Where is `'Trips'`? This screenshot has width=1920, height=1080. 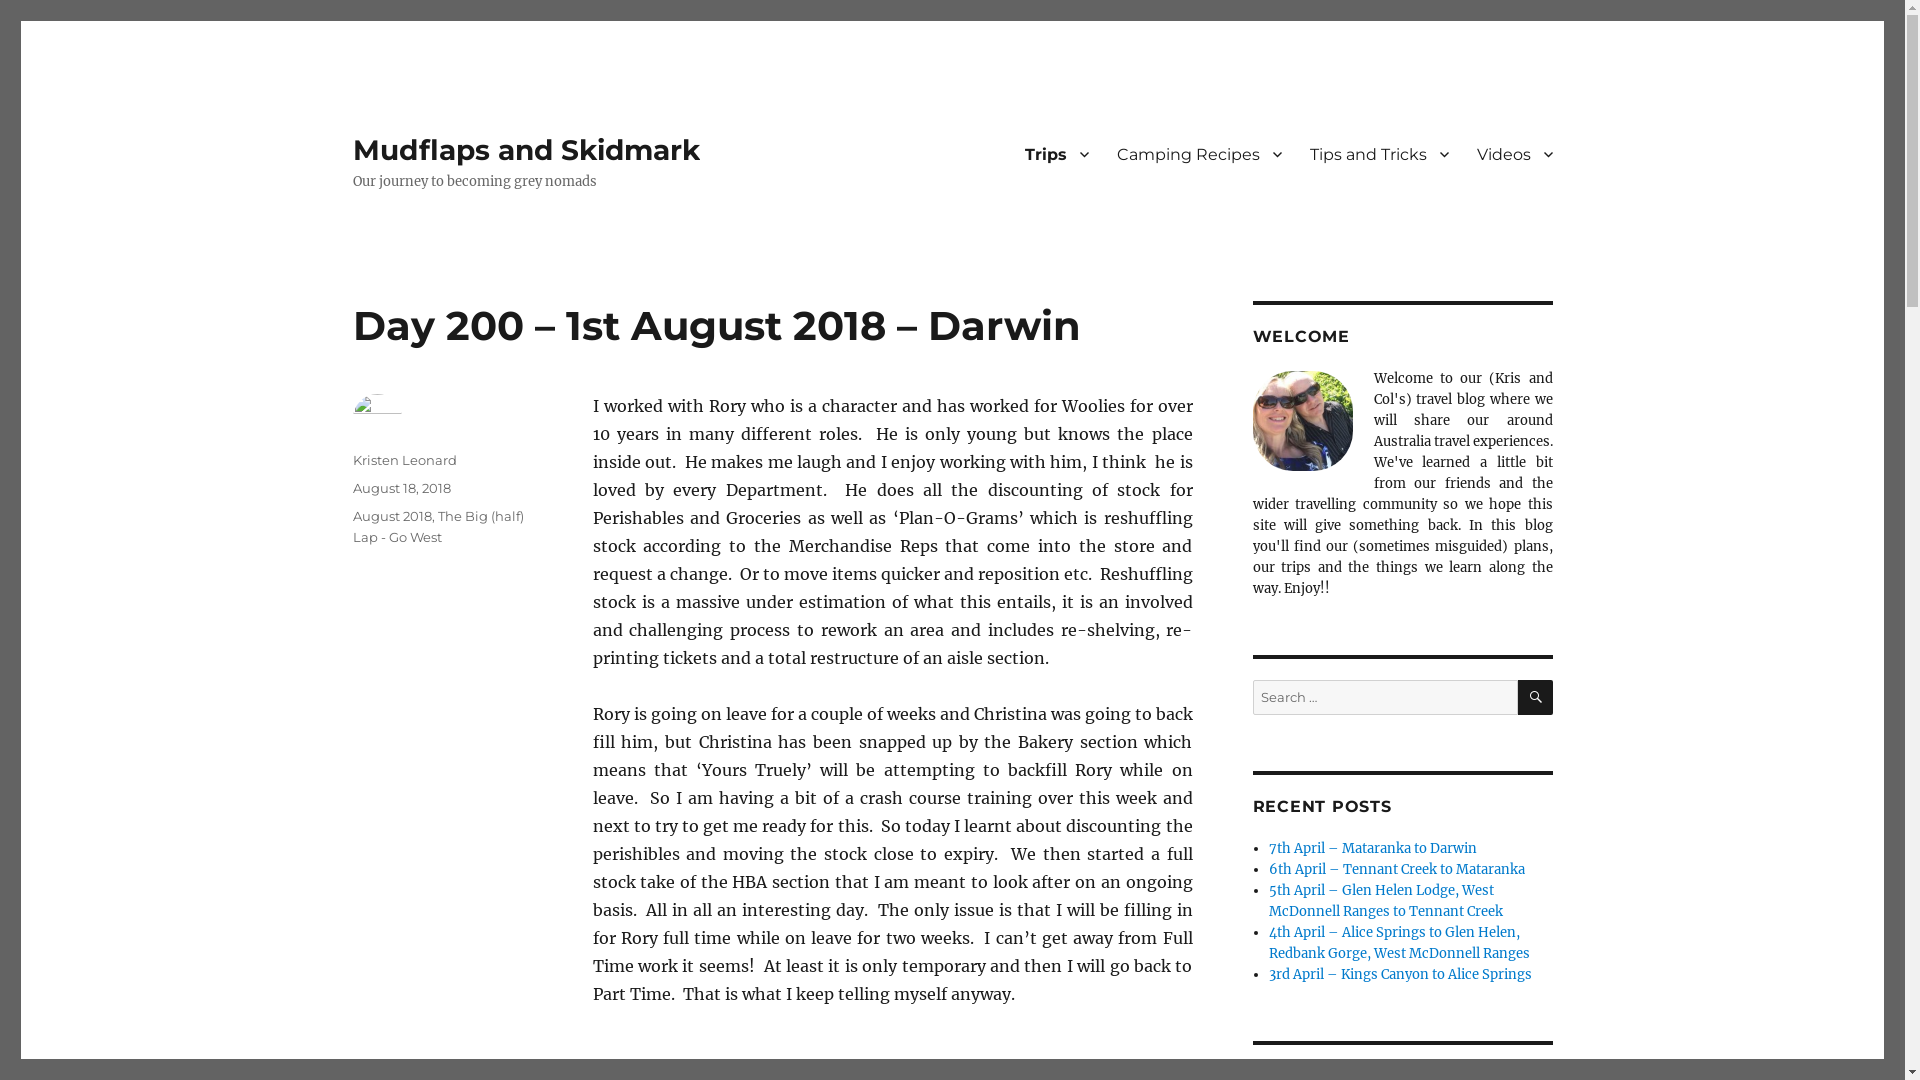
'Trips' is located at coordinates (1055, 153).